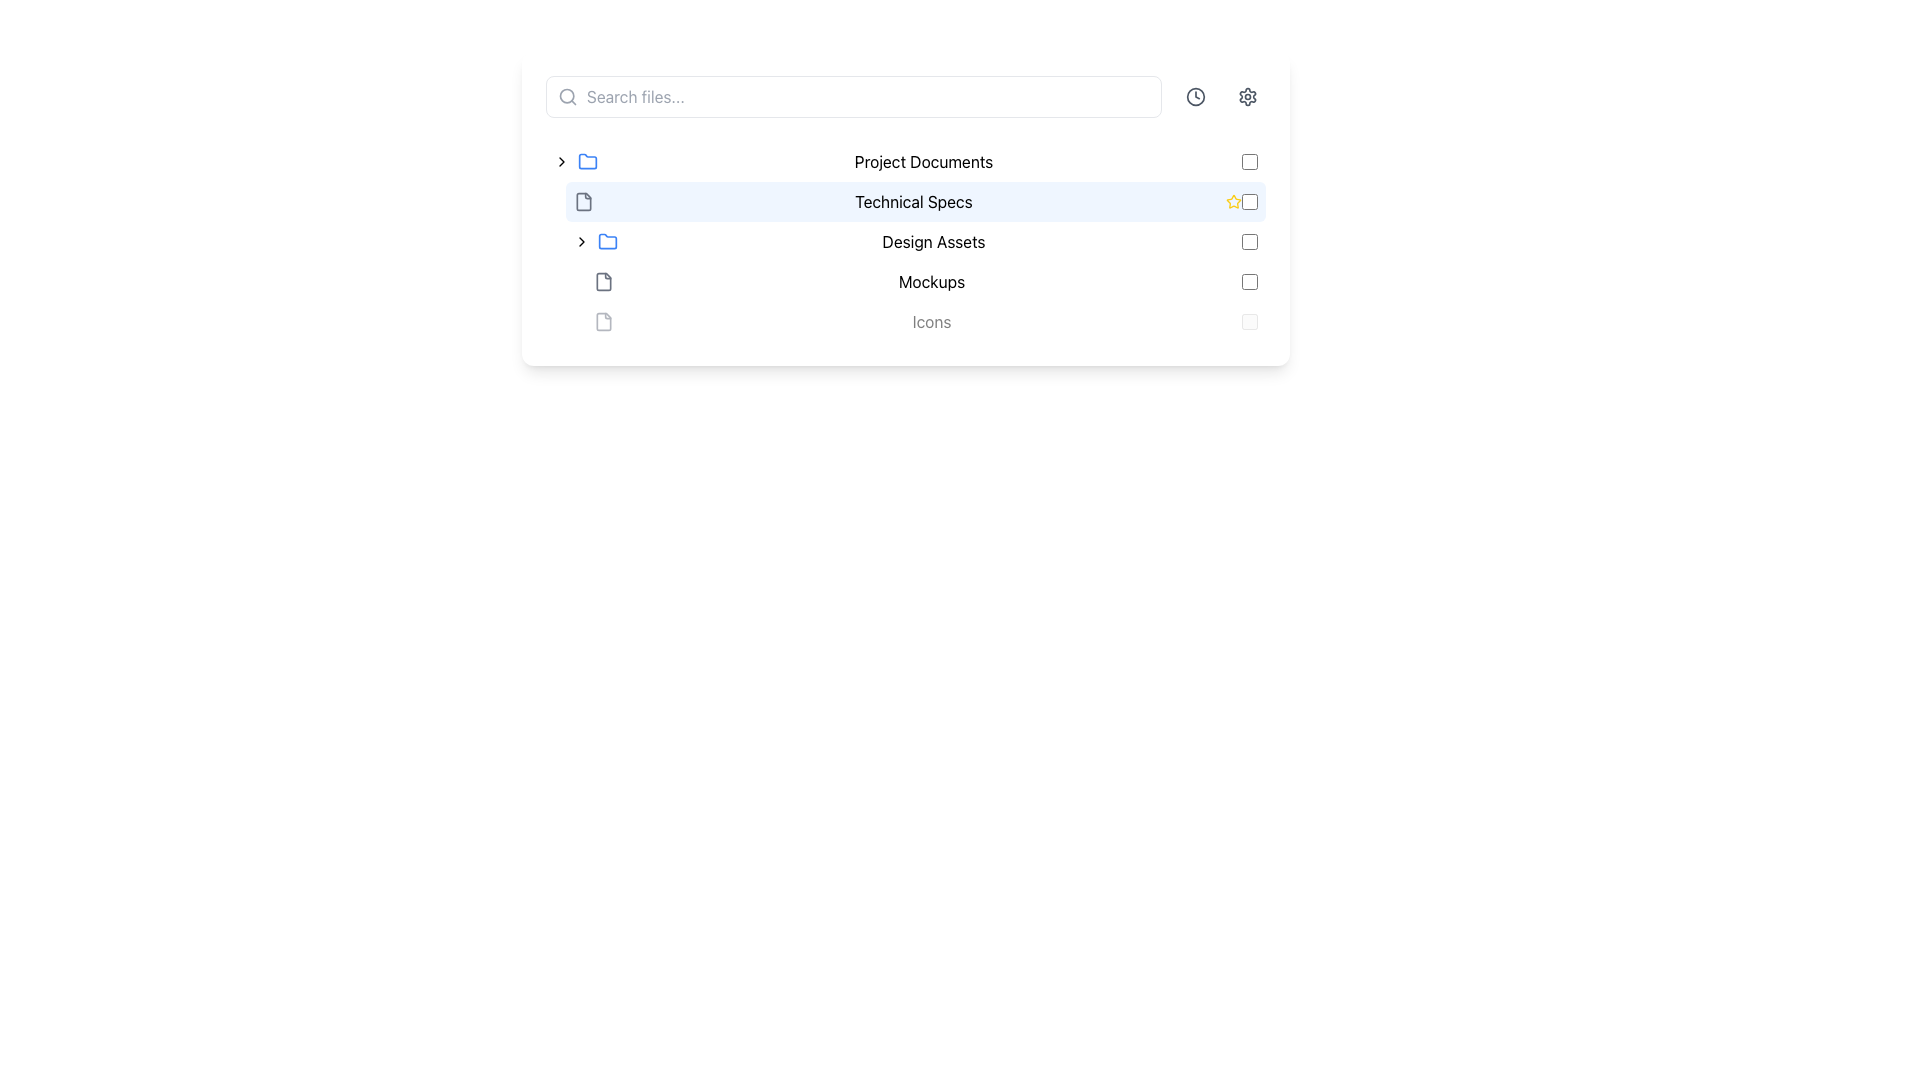 The height and width of the screenshot is (1080, 1920). I want to click on the folder icon representing 'Project Documents', so click(587, 161).